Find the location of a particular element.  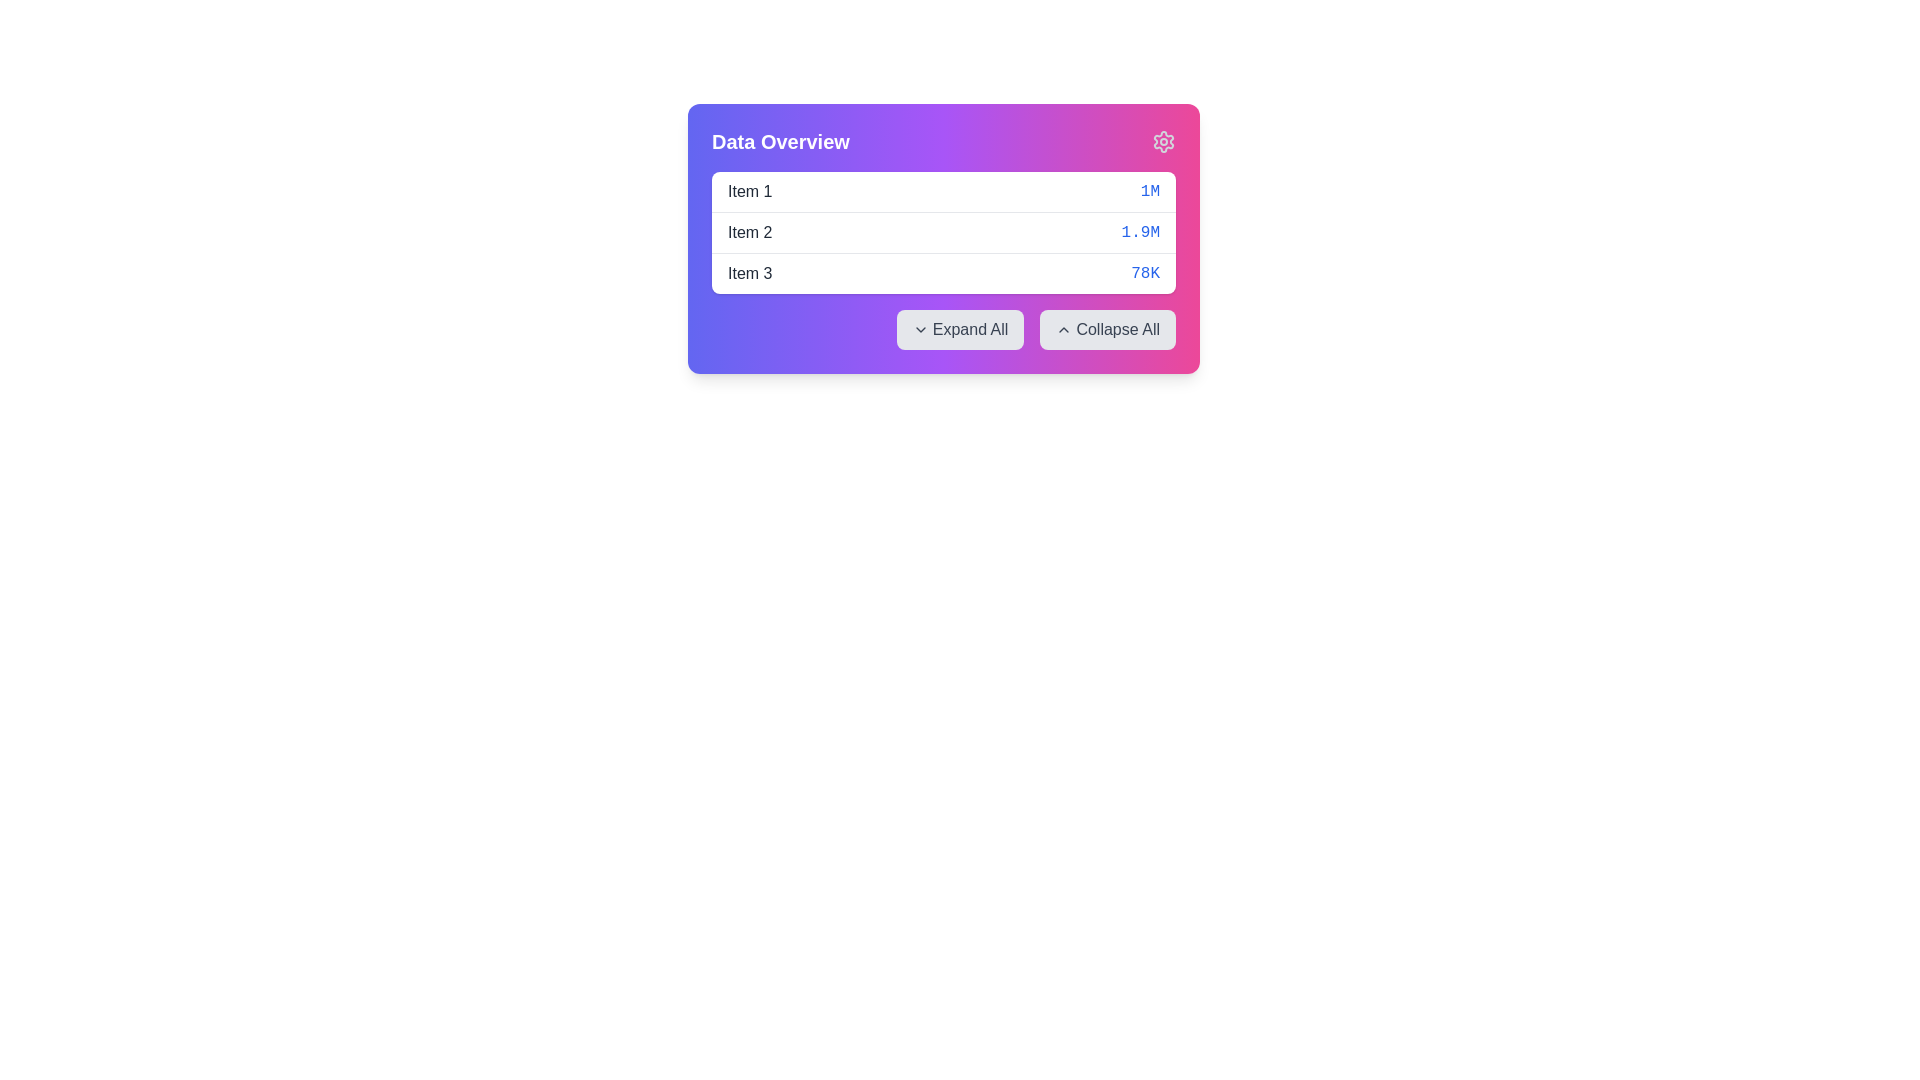

the static text element displaying '78K' in blue font, located at the right end of the third row within the 'Data Overview' card is located at coordinates (1145, 273).